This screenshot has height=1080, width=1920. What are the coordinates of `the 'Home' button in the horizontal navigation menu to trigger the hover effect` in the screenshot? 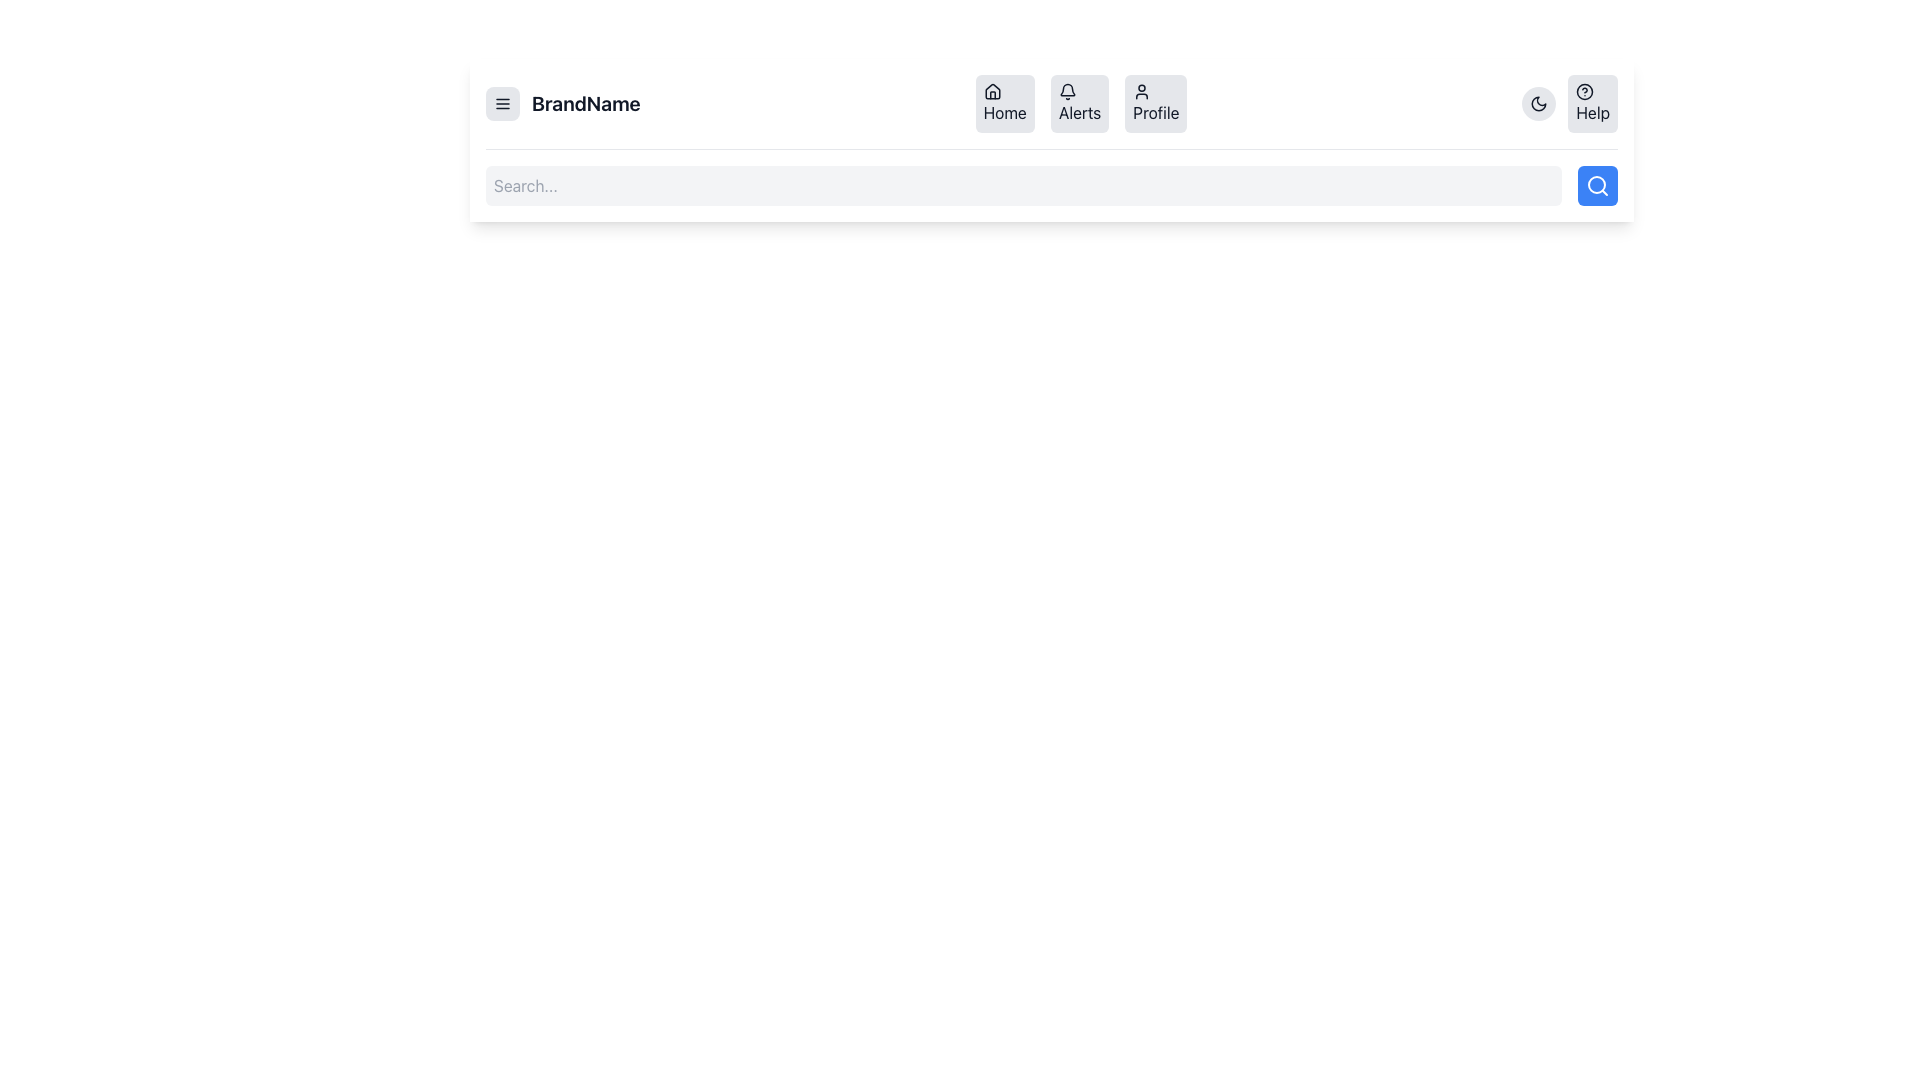 It's located at (1005, 104).